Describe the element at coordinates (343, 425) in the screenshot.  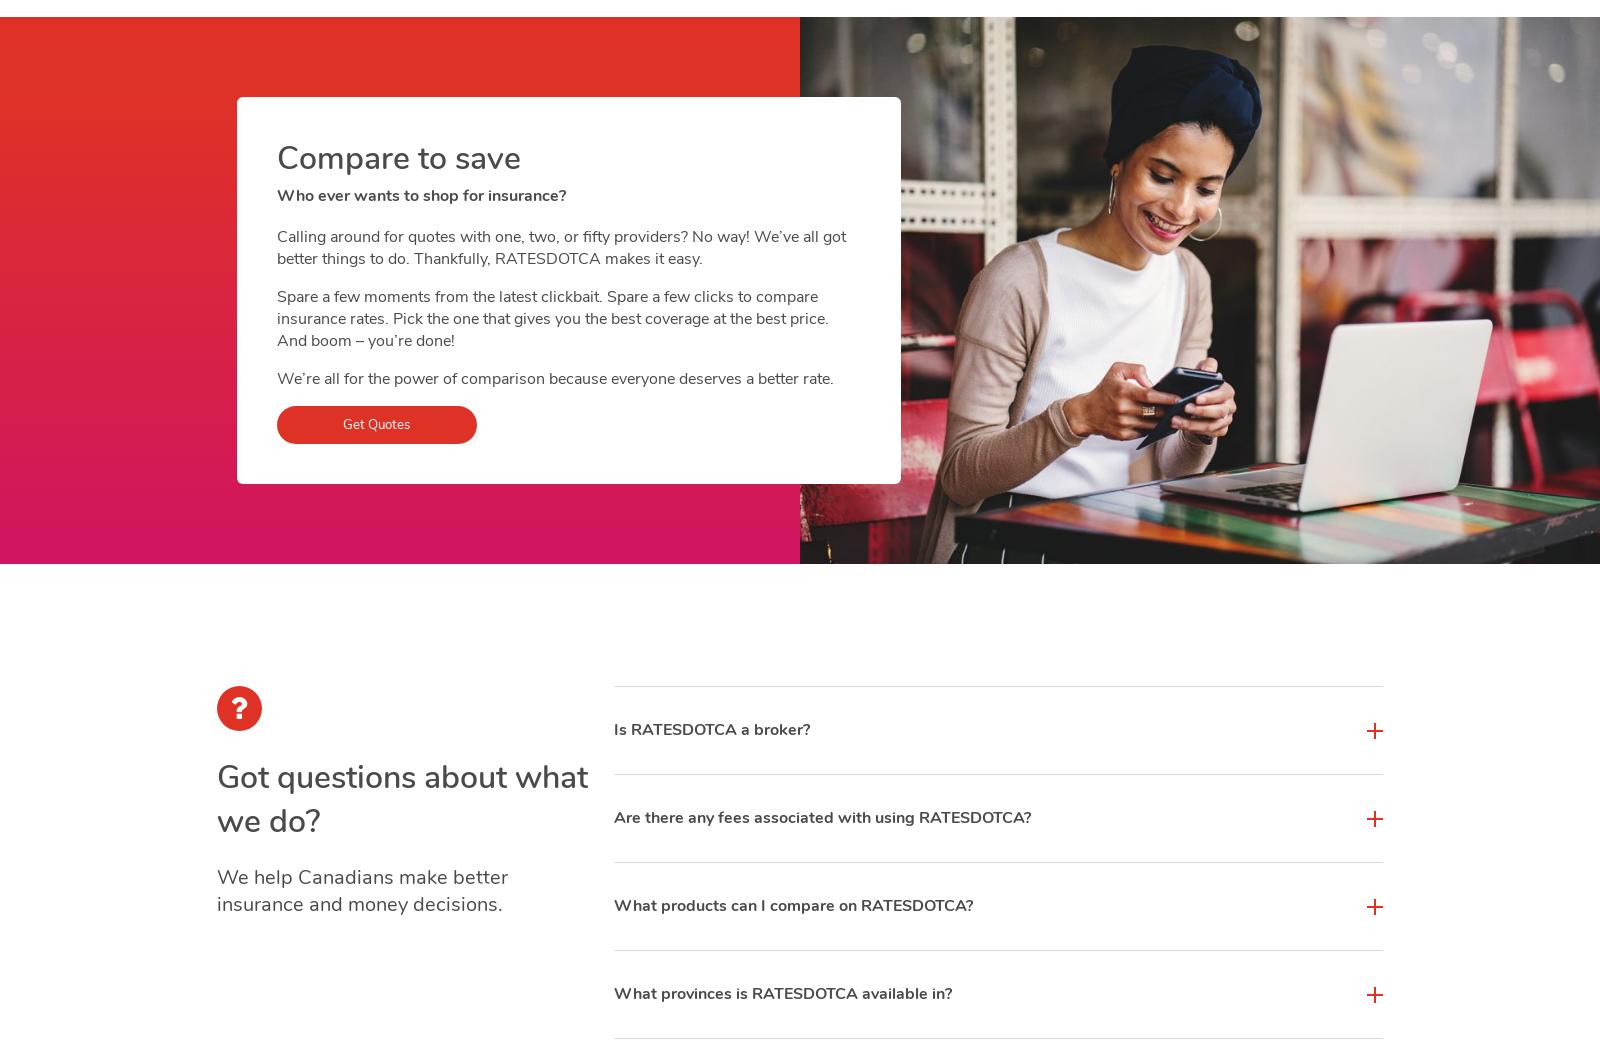
I see `'Get Quotes'` at that location.